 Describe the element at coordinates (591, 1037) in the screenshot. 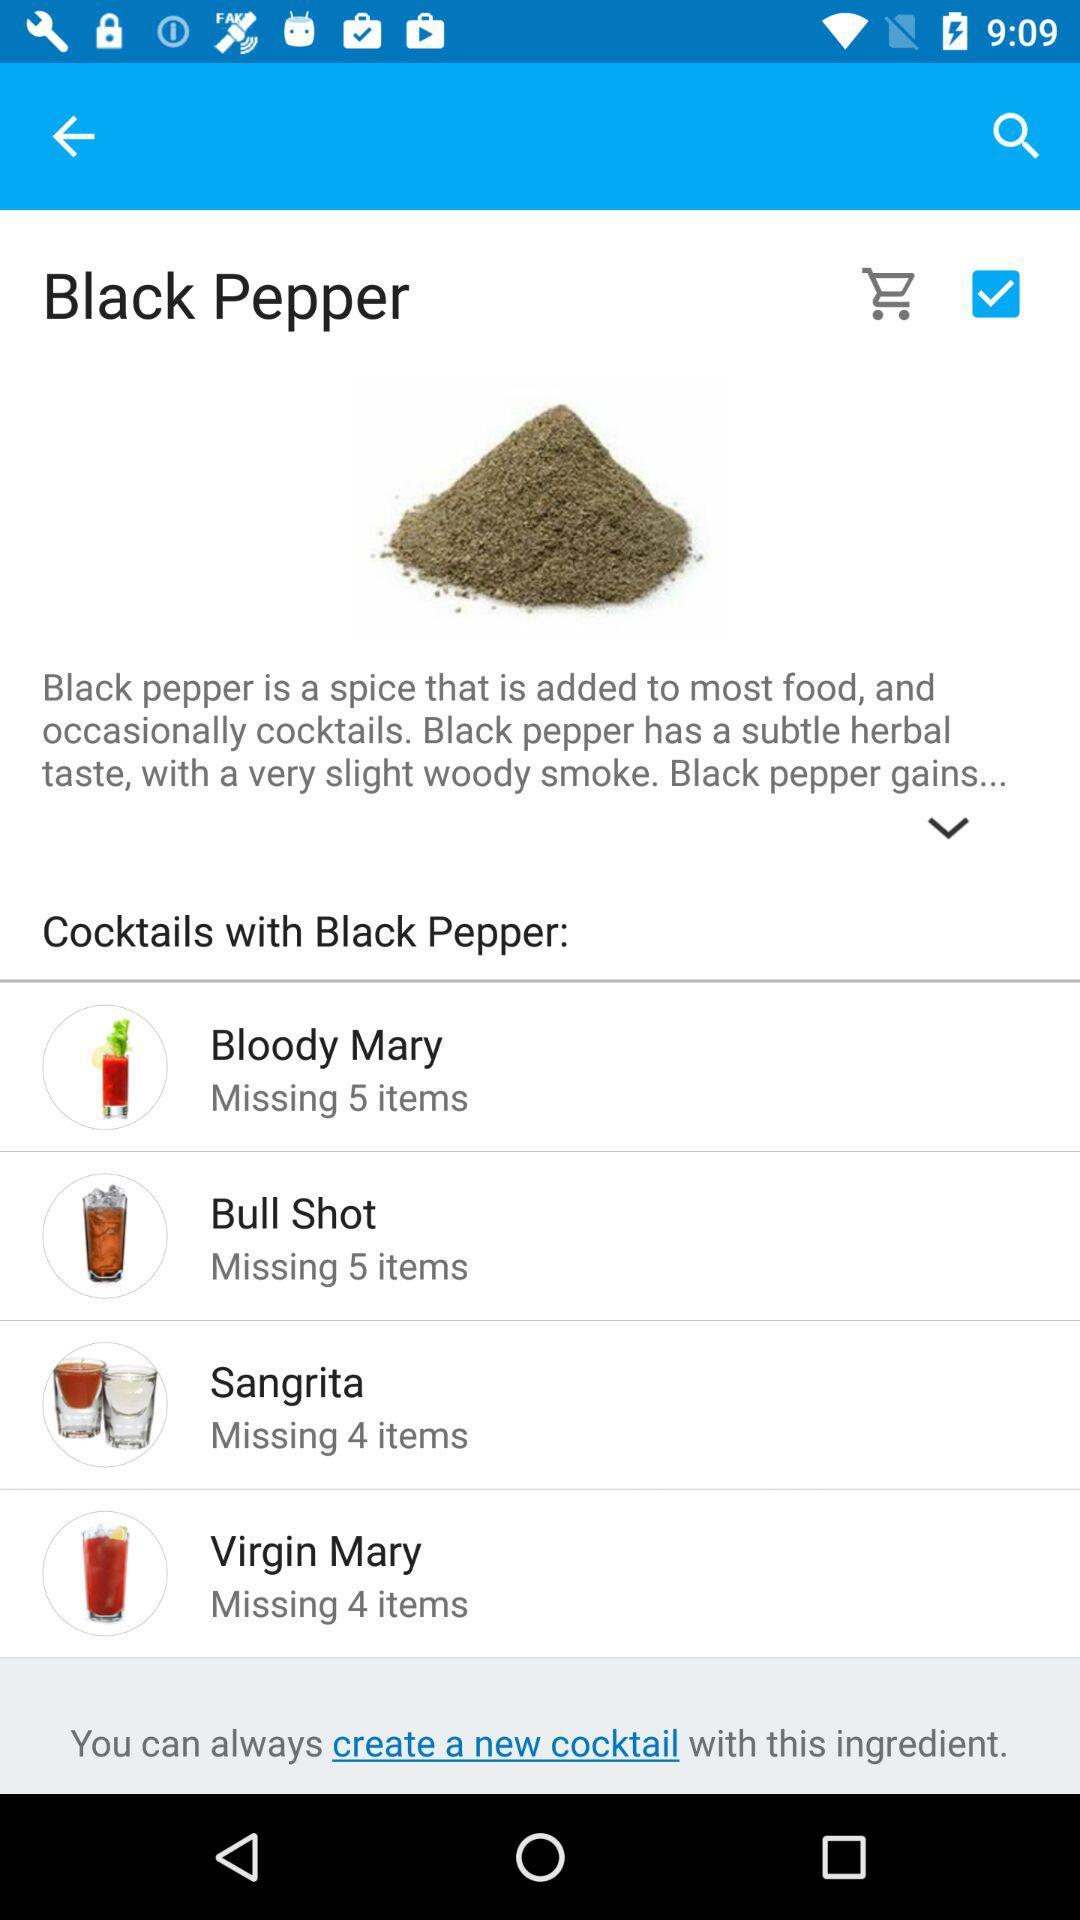

I see `the bloody mary icon` at that location.